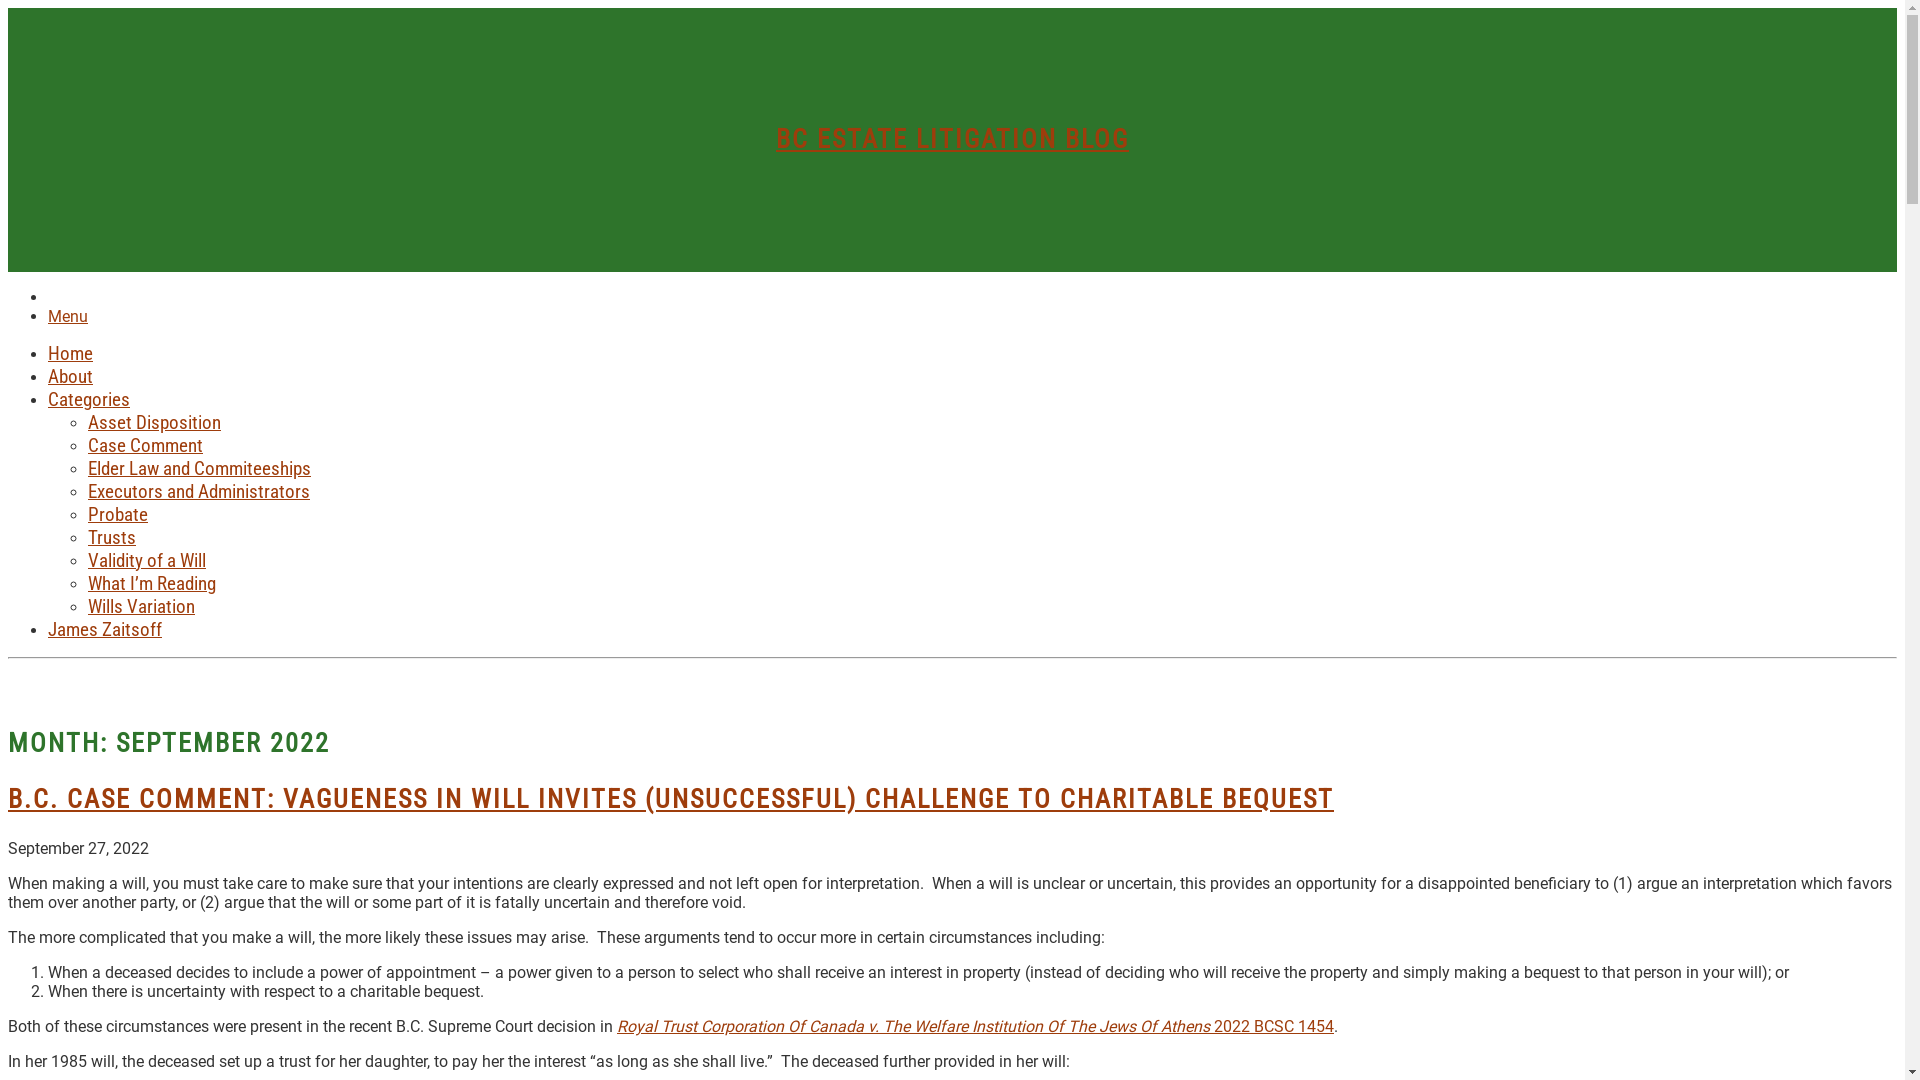 The height and width of the screenshot is (1080, 1920). I want to click on 'Skip to content', so click(7, 7).